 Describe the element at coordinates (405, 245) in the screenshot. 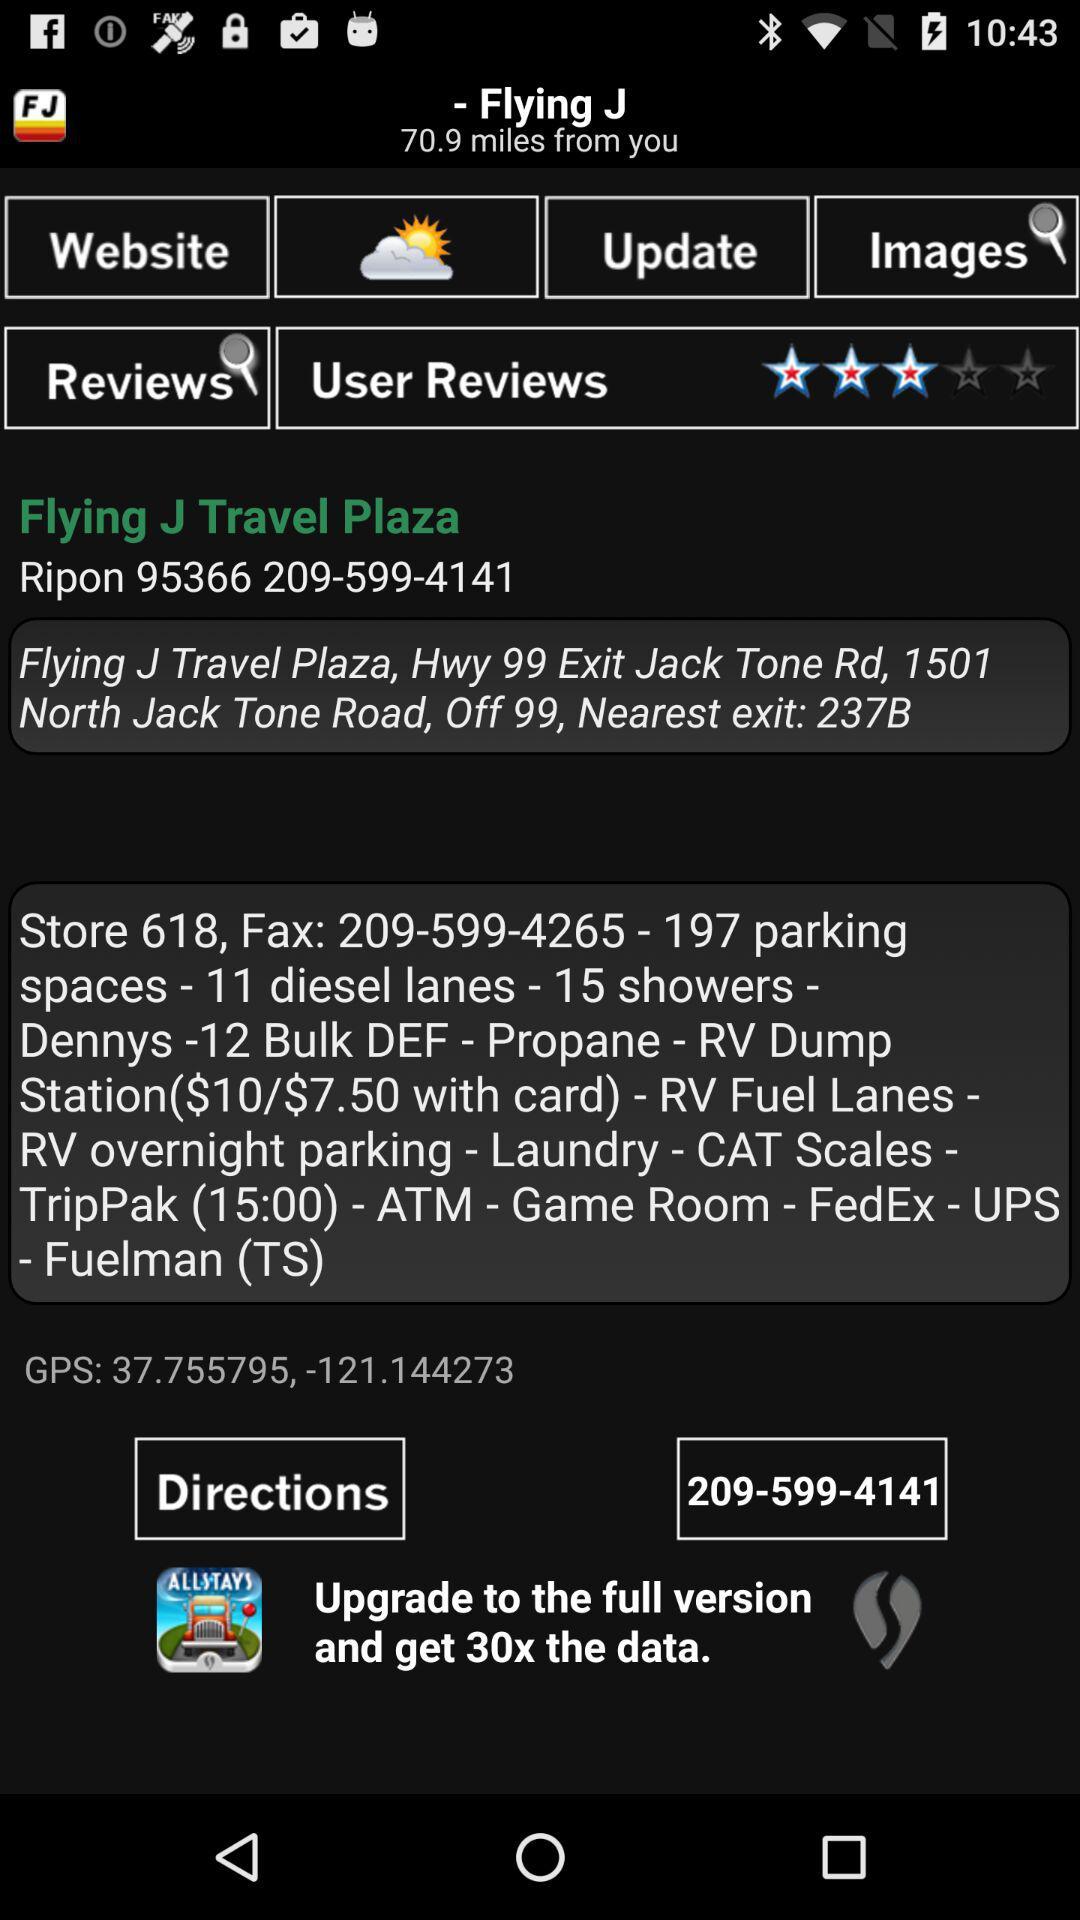

I see `the weather tab` at that location.